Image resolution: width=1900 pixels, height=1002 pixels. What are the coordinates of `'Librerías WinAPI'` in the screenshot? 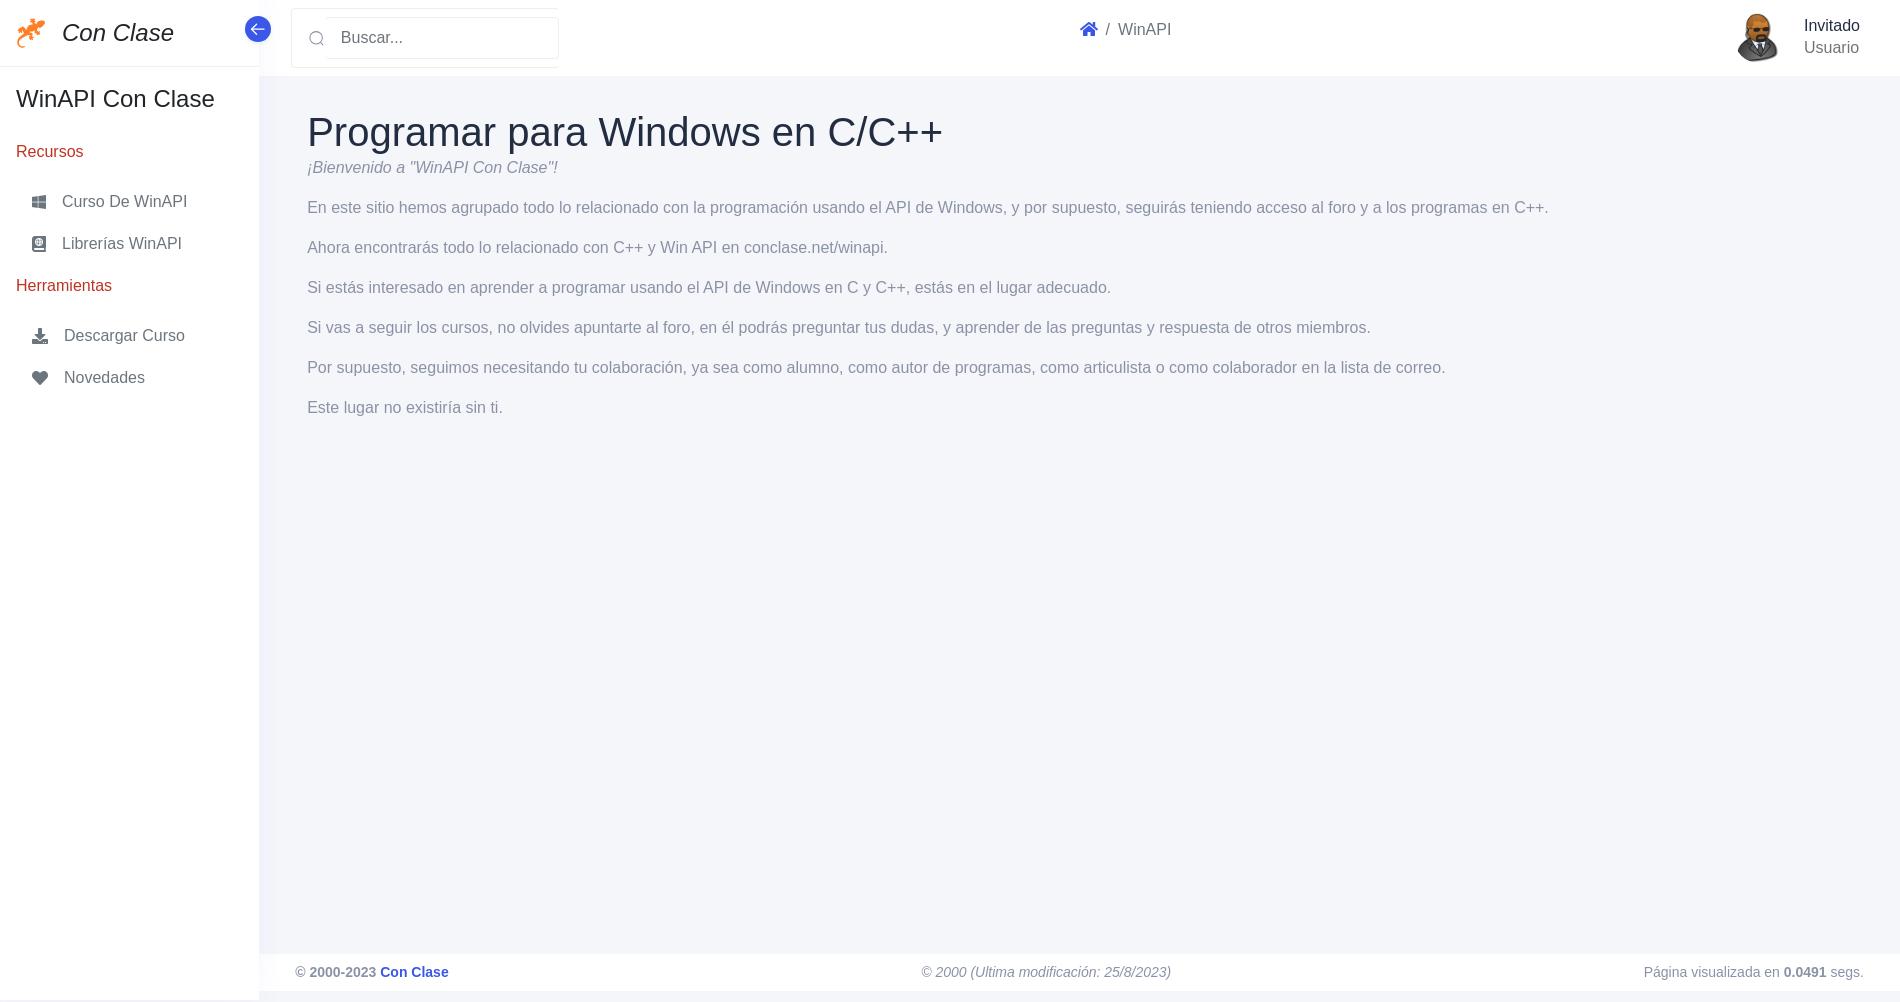 It's located at (121, 242).